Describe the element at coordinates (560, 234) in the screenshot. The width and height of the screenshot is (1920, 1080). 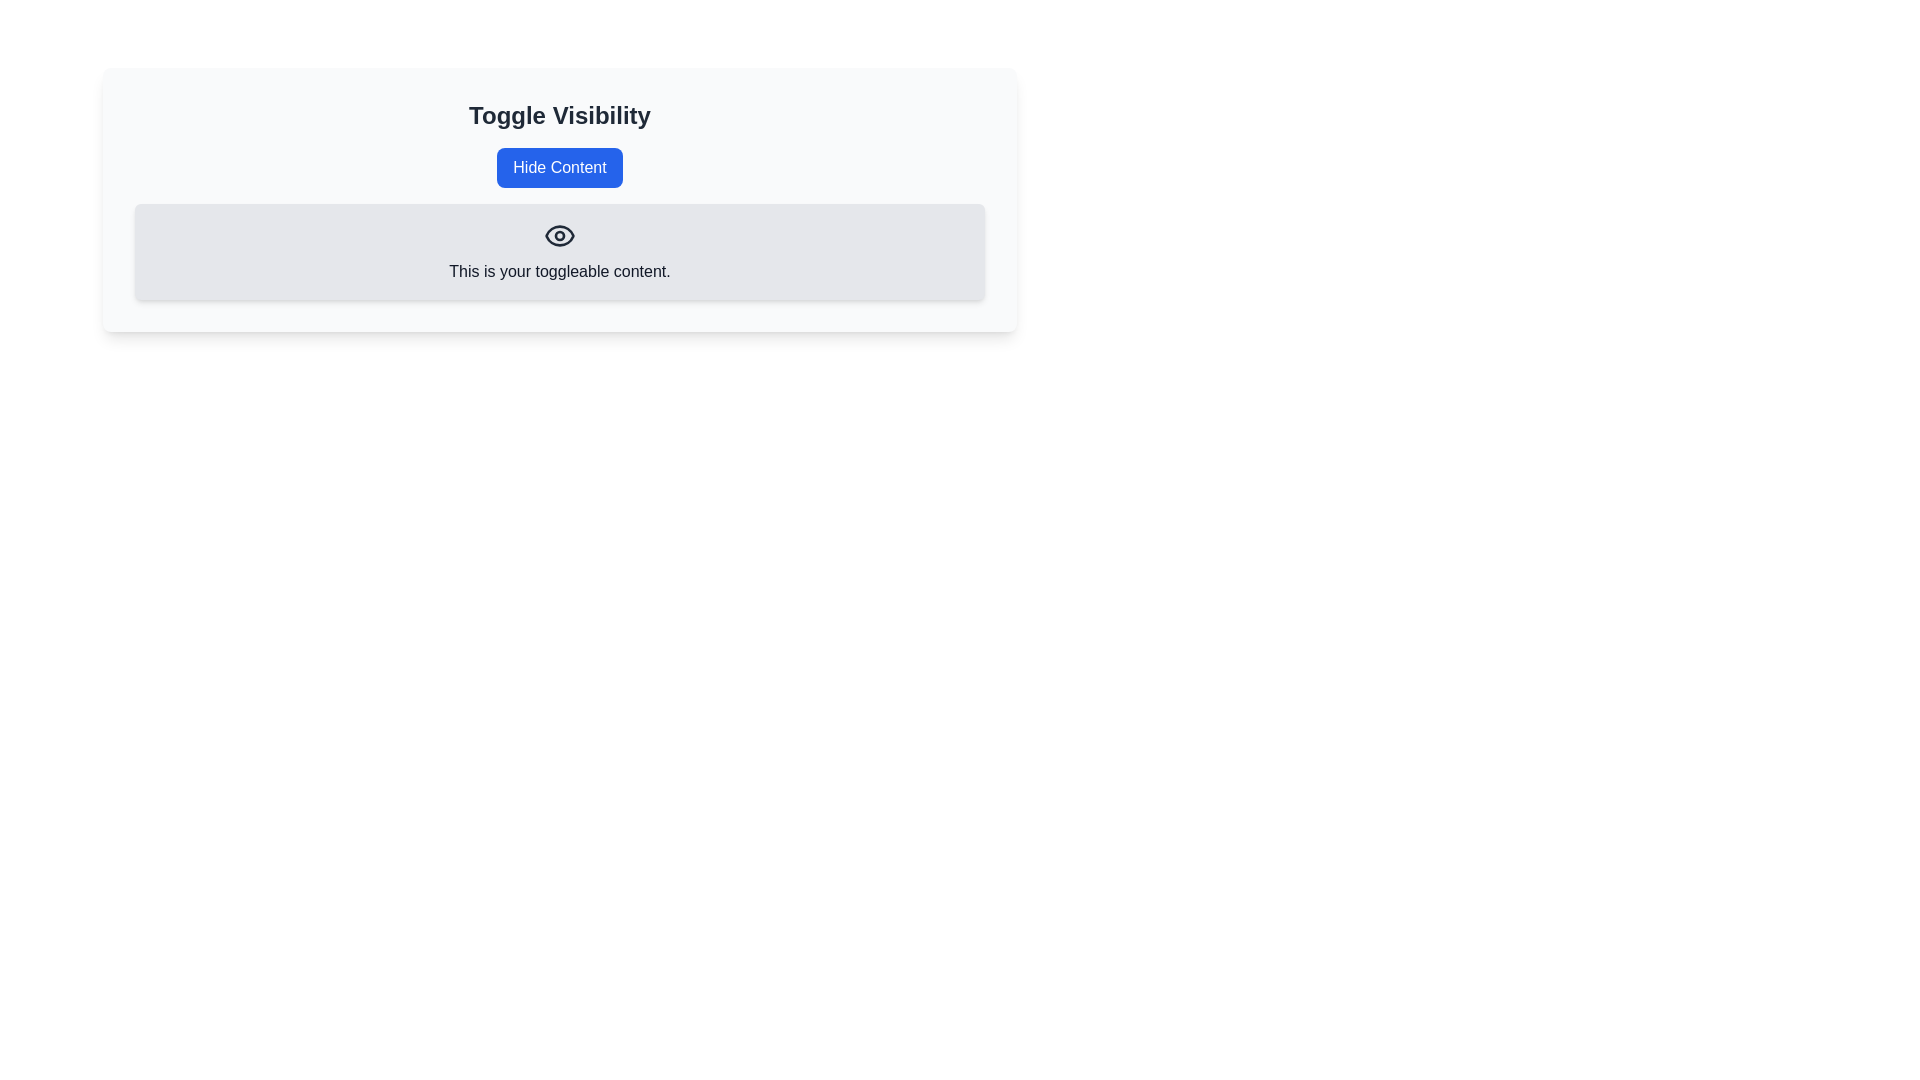
I see `the eye icon that indicates the visibility state of the associated content, located centrally above the text 'This is your toggleable content.'` at that location.